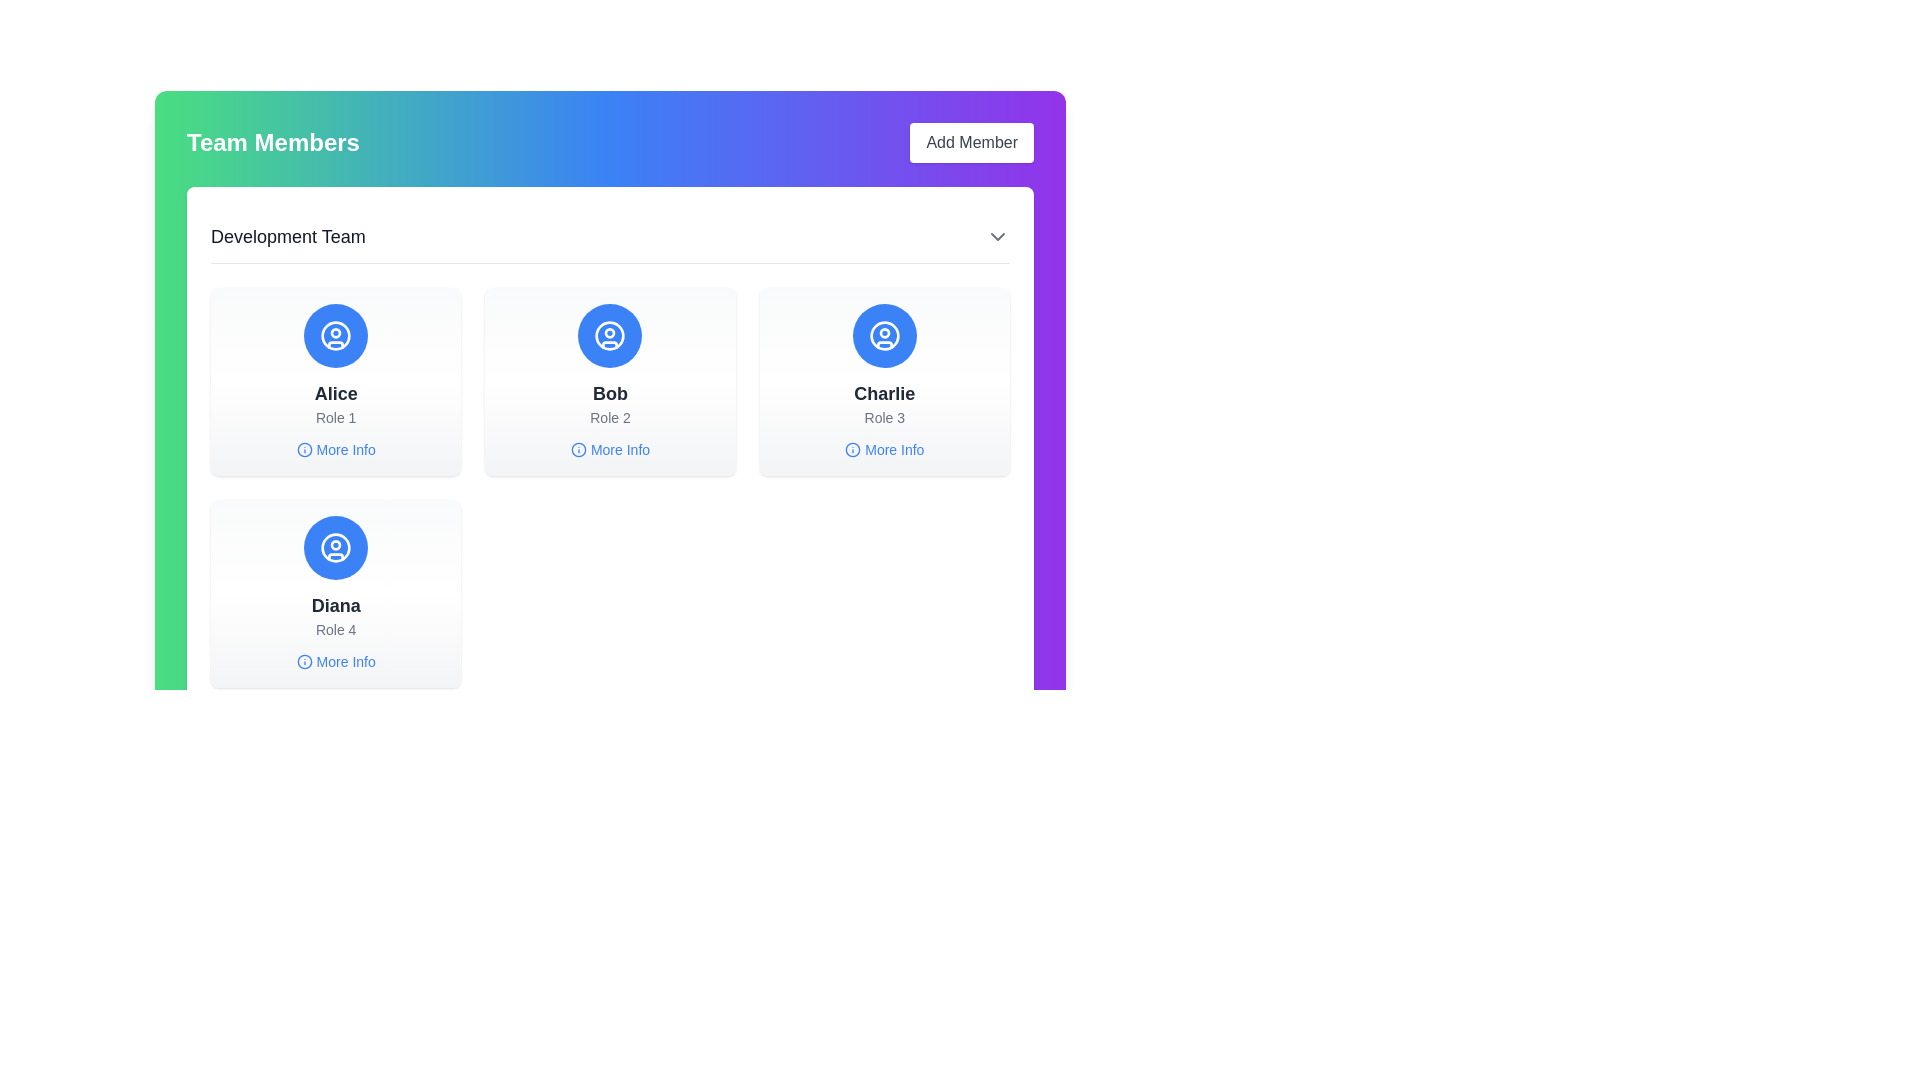 The height and width of the screenshot is (1080, 1920). I want to click on the 'More Info' button which contains a circular dark blue outlined icon with a blue center and a white lowercase 'i' symbol, located under the third card in a horizontal list of profiles, so click(853, 450).